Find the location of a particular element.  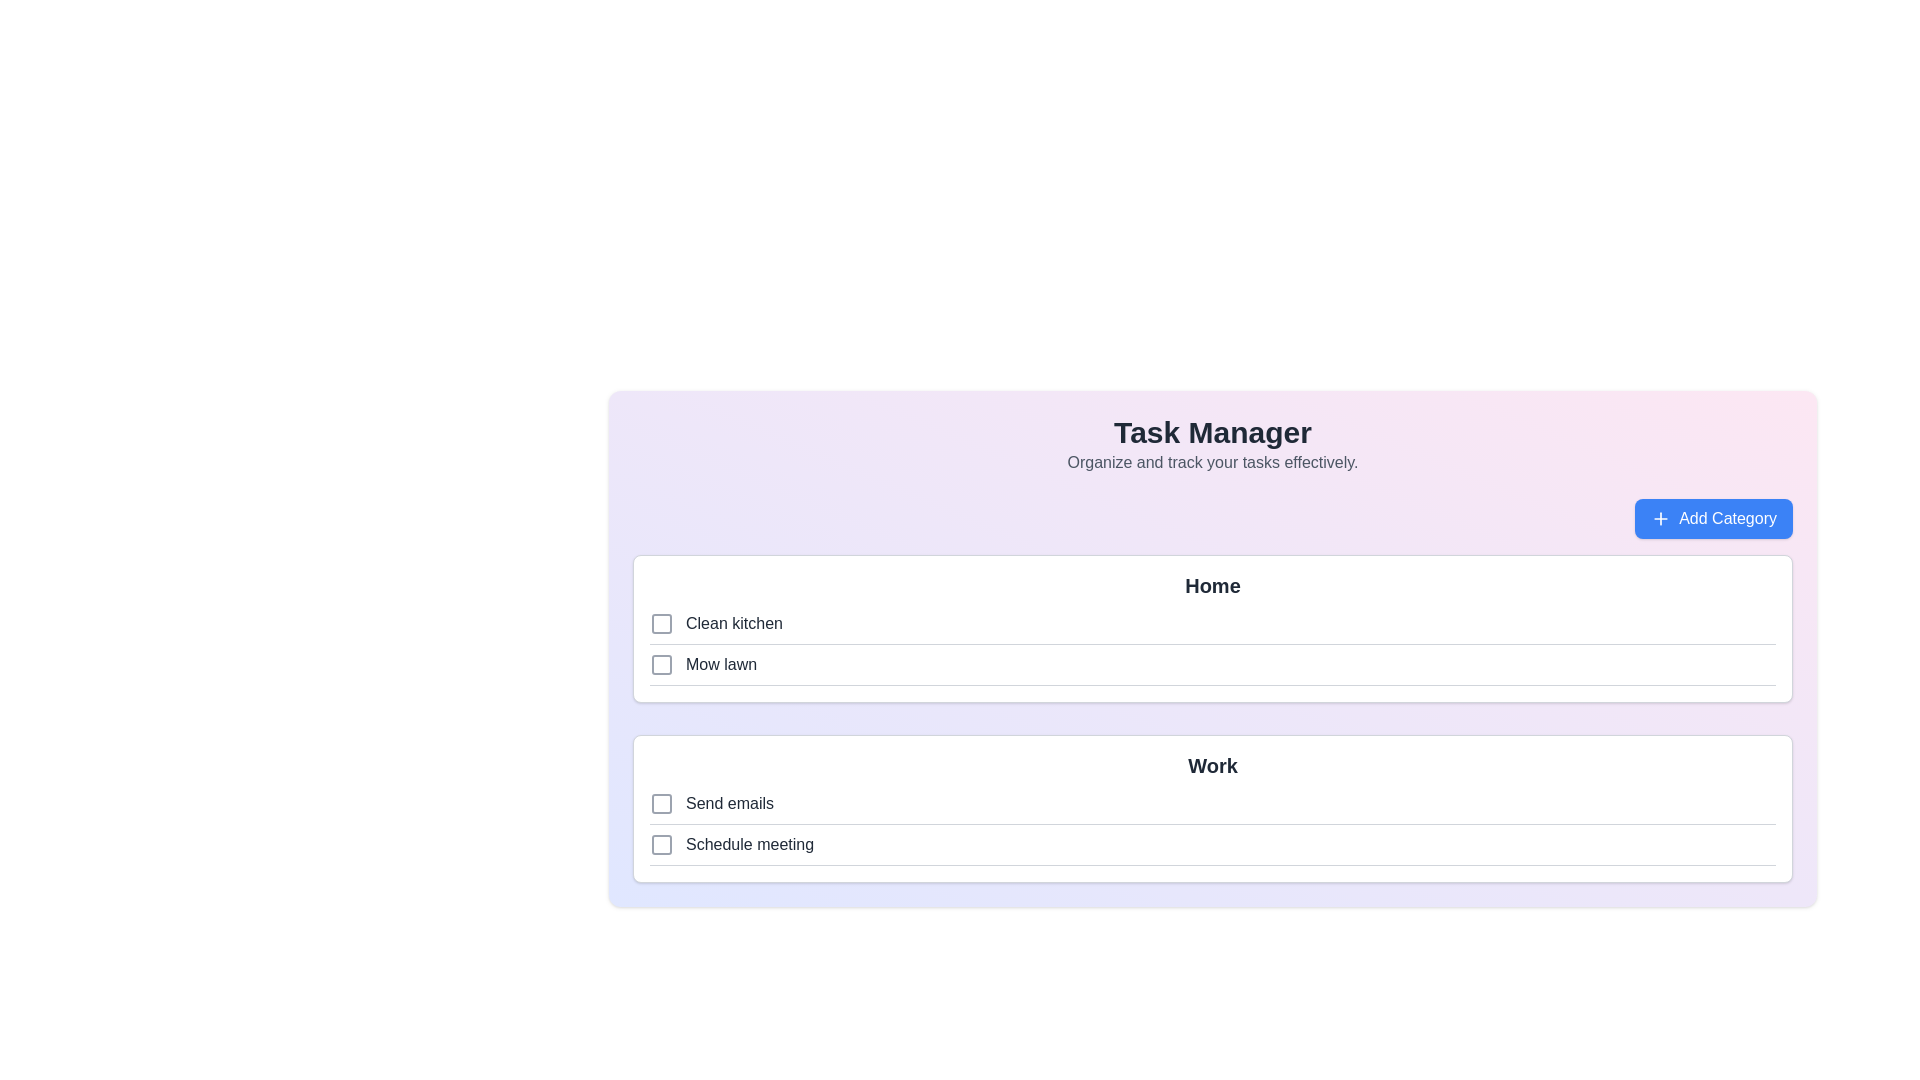

the checkbox associated with the task 'Mow lawn' is located at coordinates (662, 664).